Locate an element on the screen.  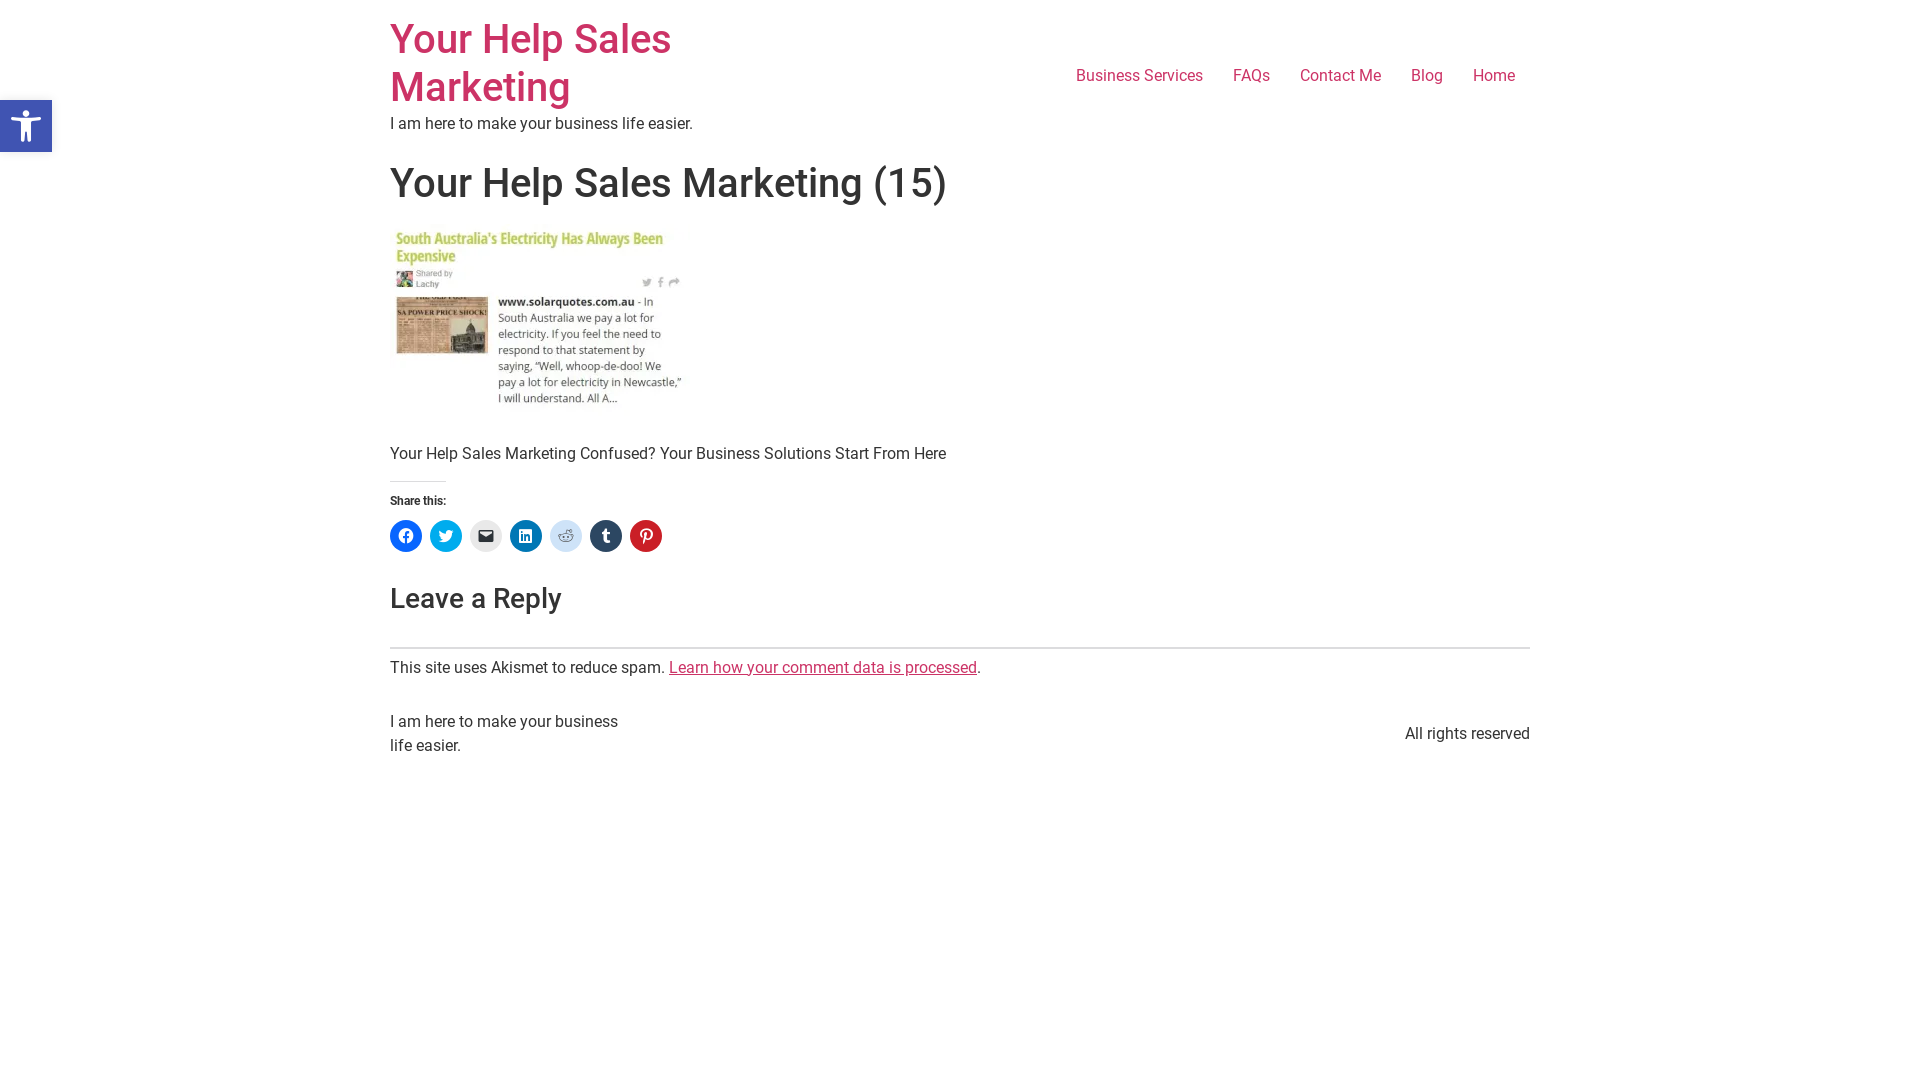
'Business Services' is located at coordinates (1139, 75).